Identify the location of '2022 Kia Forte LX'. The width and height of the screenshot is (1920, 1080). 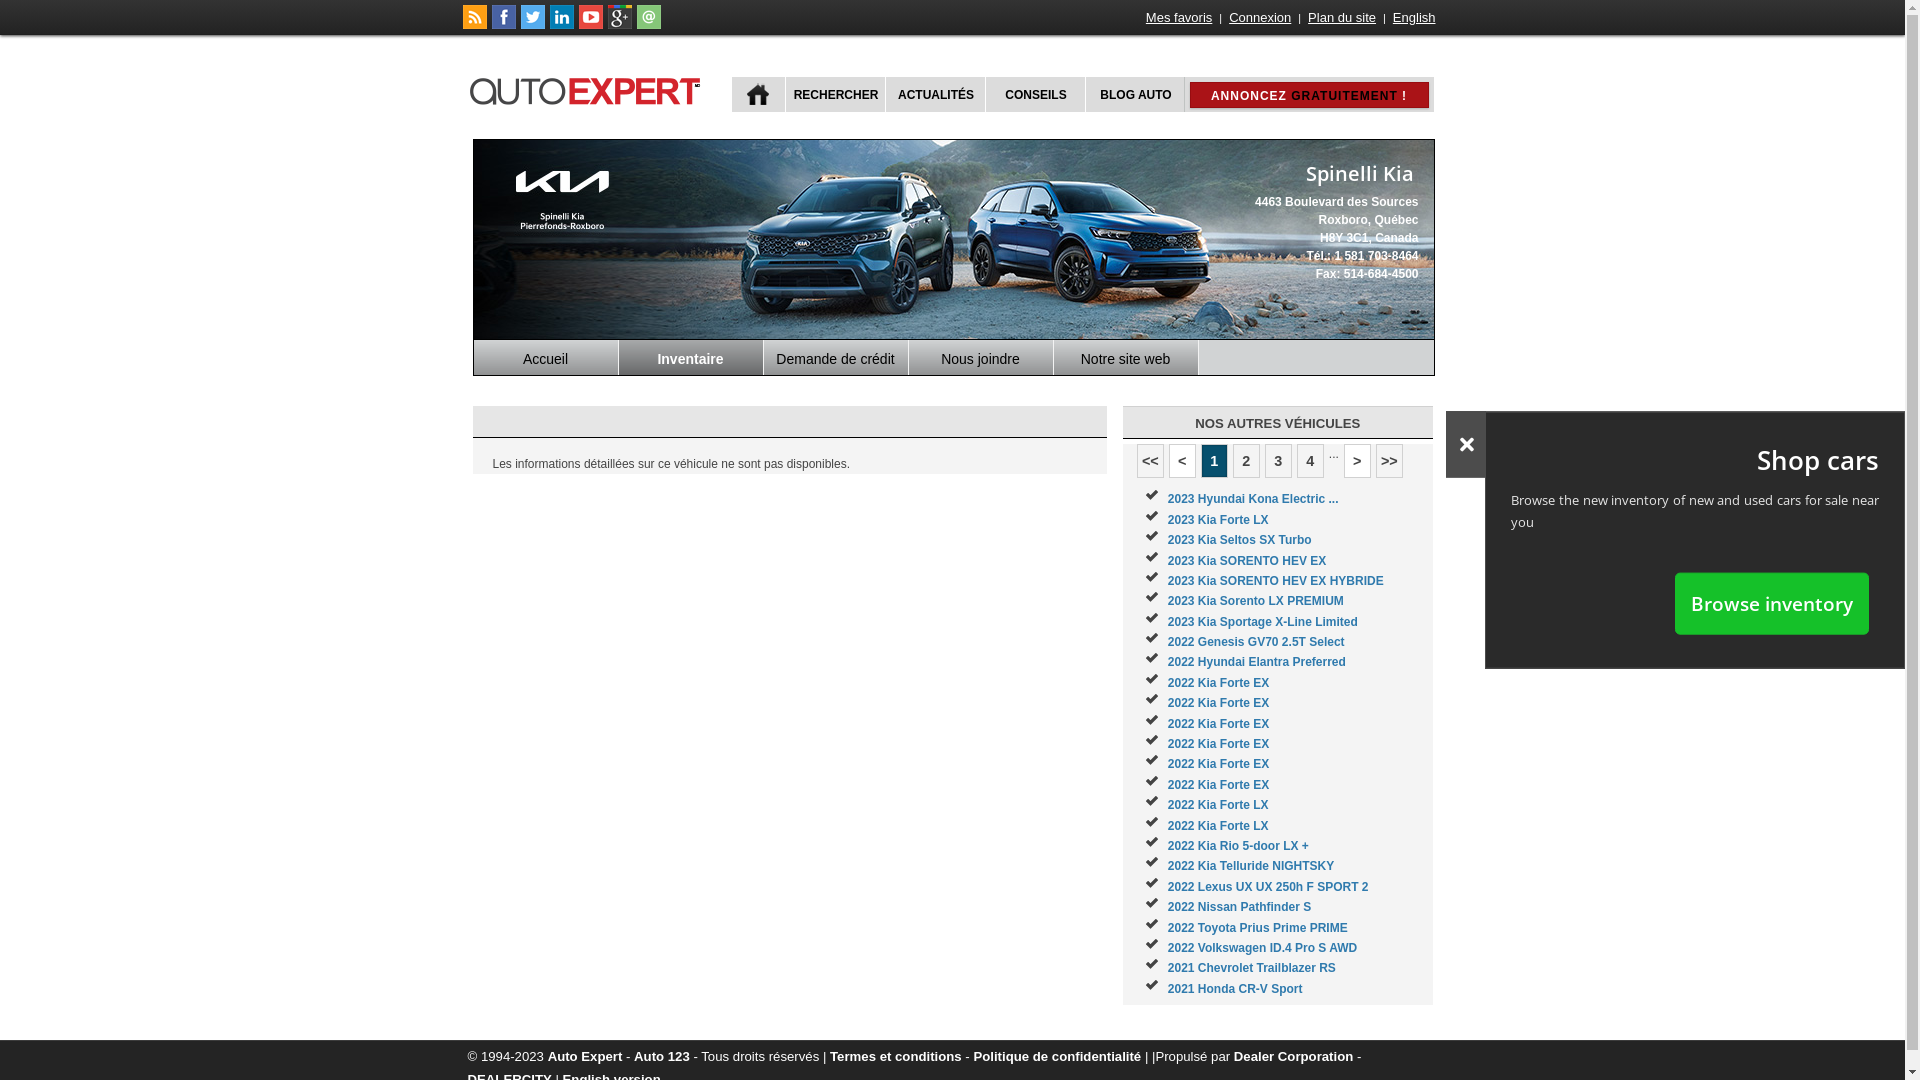
(1217, 804).